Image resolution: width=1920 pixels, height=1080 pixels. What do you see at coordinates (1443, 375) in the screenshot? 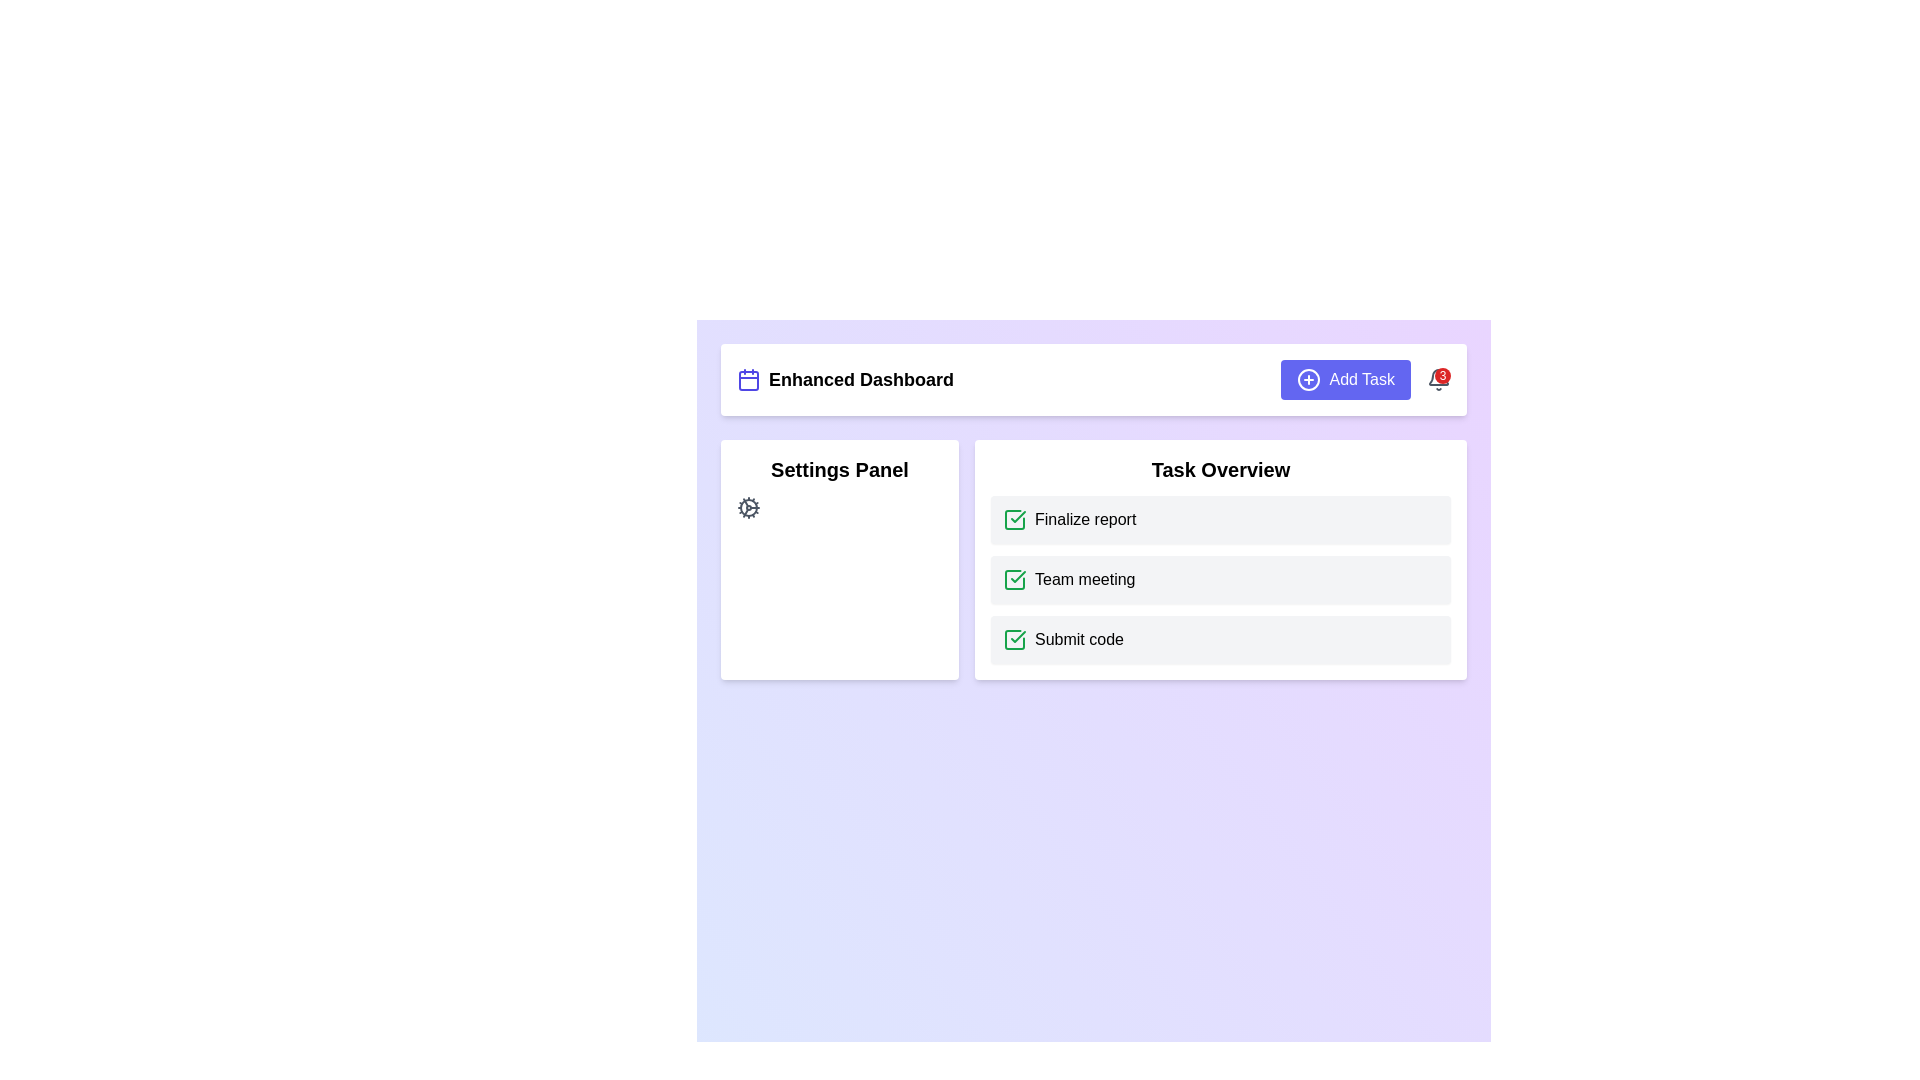
I see `content inside the Notification Badge located at the top-right corner of the bell icon, which indicates three new notifications` at bounding box center [1443, 375].